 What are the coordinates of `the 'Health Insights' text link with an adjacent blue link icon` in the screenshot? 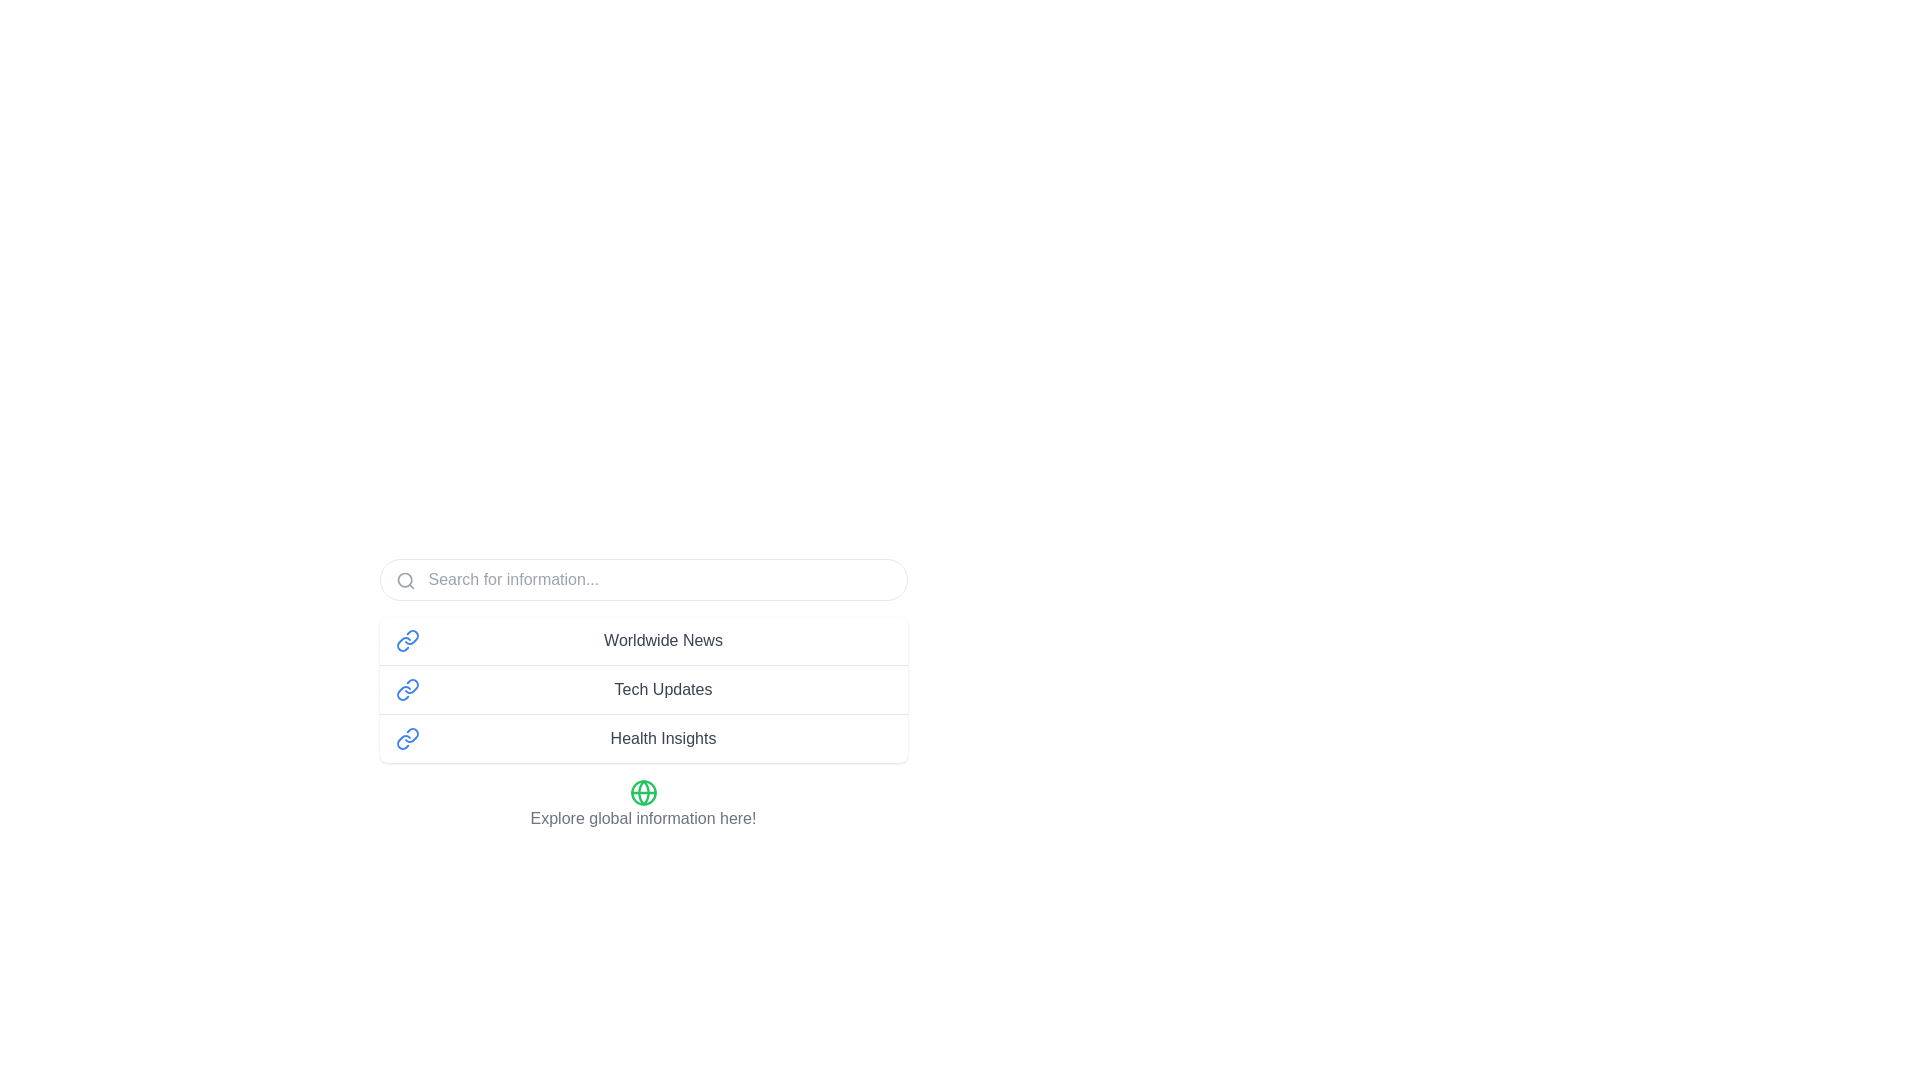 It's located at (643, 738).